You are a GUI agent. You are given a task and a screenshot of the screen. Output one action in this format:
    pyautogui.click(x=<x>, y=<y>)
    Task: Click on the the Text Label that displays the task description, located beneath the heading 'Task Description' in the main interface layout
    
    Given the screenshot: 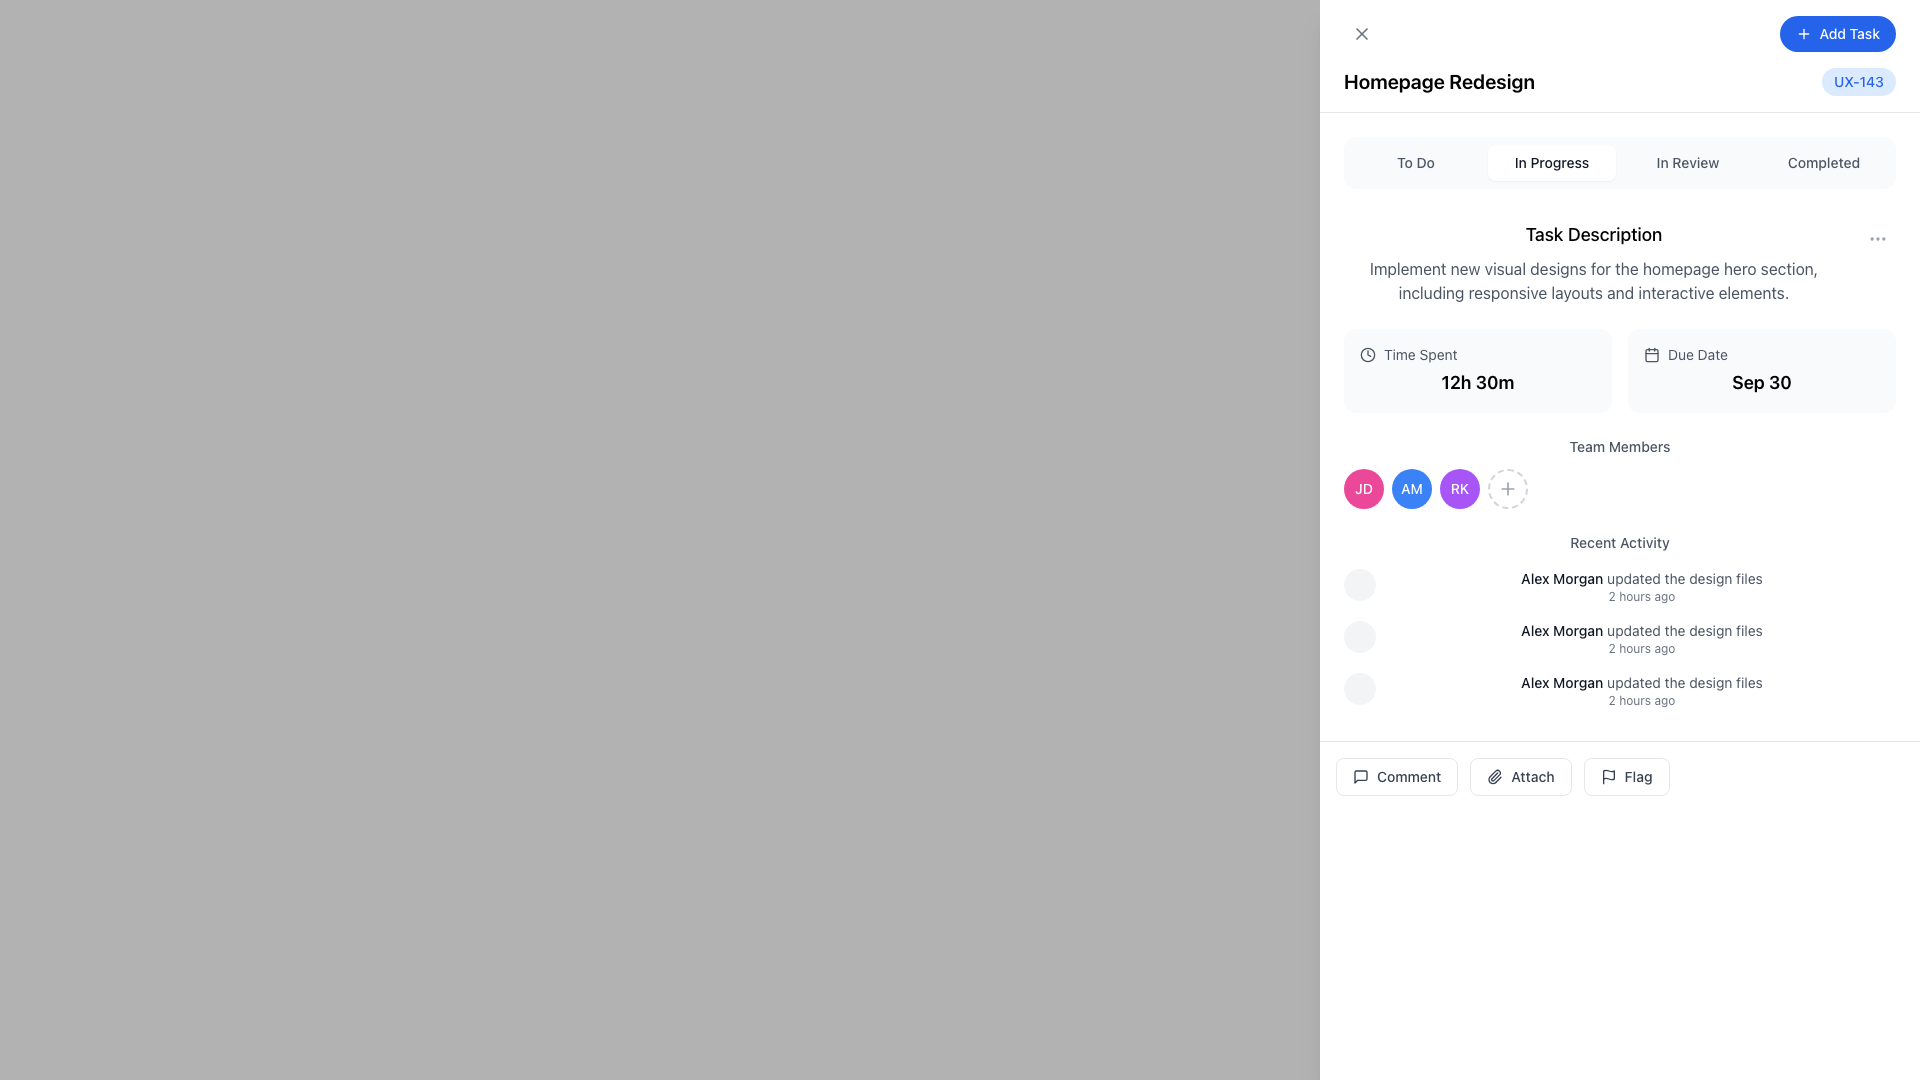 What is the action you would take?
    pyautogui.click(x=1592, y=281)
    